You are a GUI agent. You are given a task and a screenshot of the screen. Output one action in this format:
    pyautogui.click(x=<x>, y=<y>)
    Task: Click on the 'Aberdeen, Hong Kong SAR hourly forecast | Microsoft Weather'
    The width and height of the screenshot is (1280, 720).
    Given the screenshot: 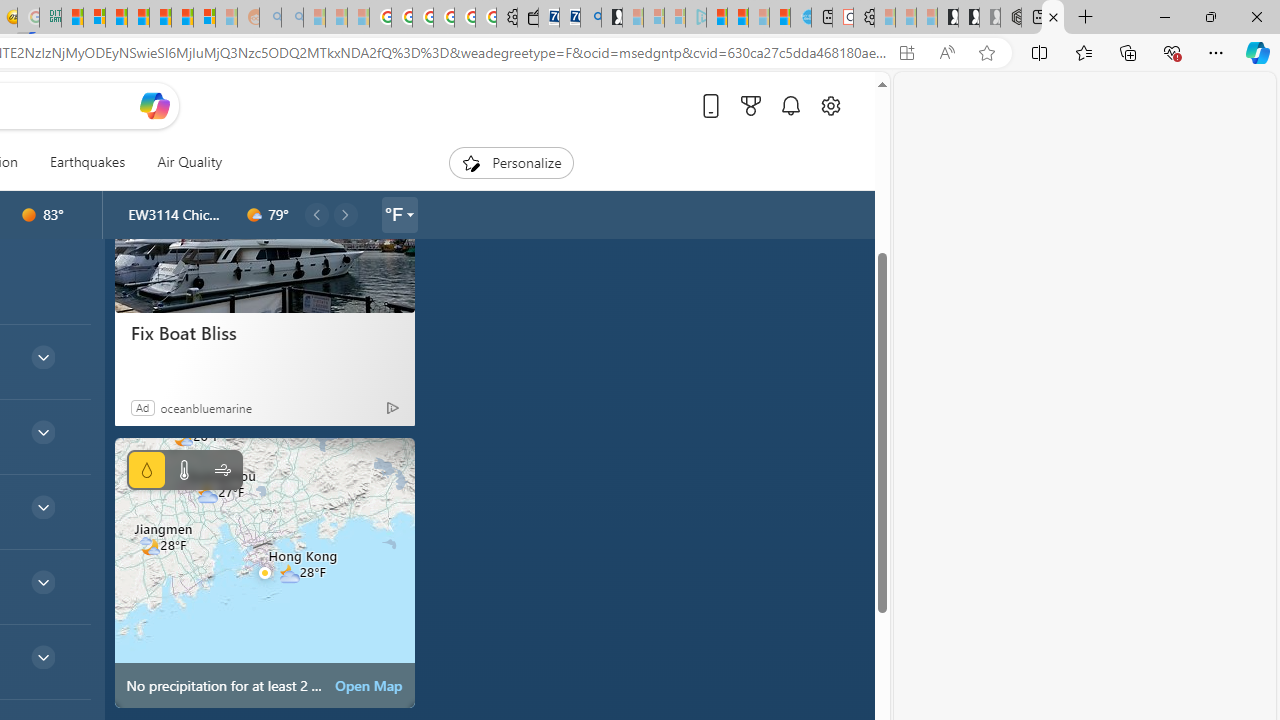 What is the action you would take?
    pyautogui.click(x=1052, y=17)
    